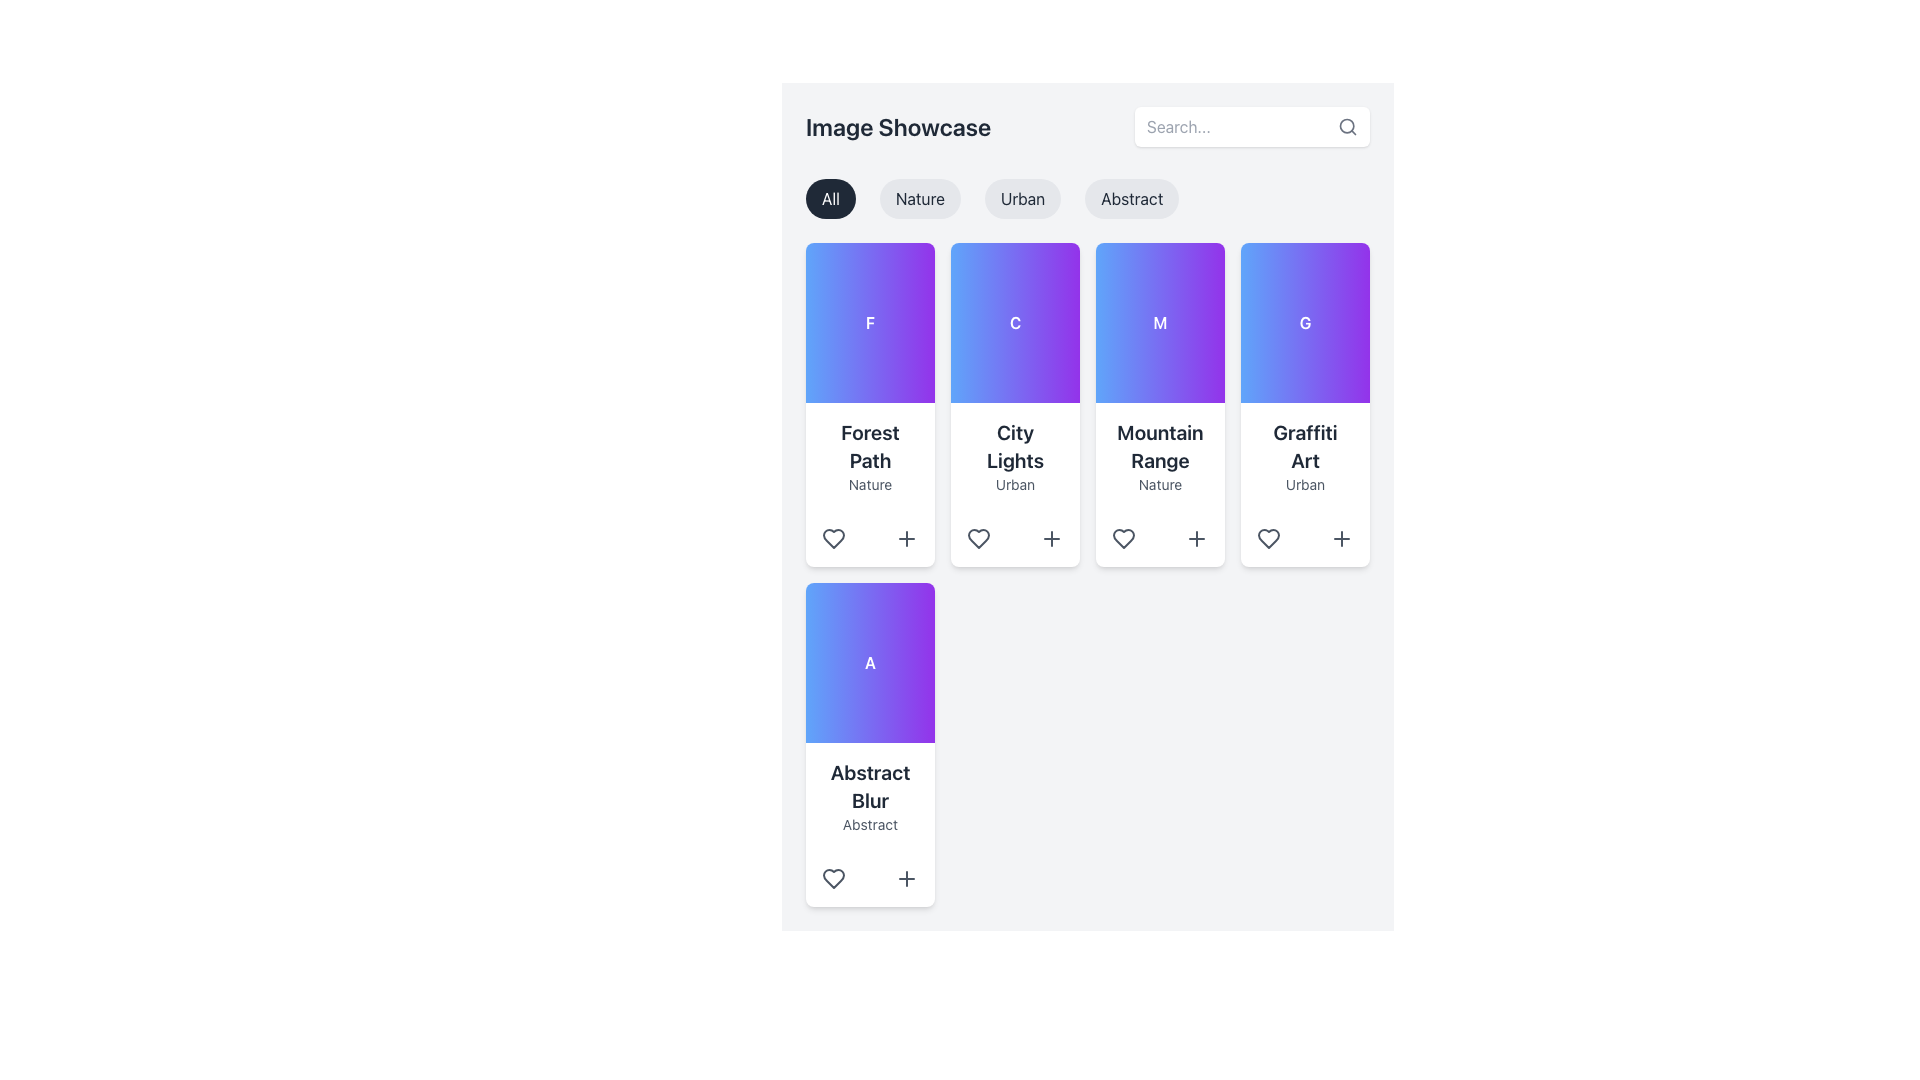  What do you see at coordinates (1015, 485) in the screenshot?
I see `the Text Label displaying 'Urban', which is a small-sized light gray font located directly below 'City Lights' in the second card from the left in the top row of the display grid` at bounding box center [1015, 485].